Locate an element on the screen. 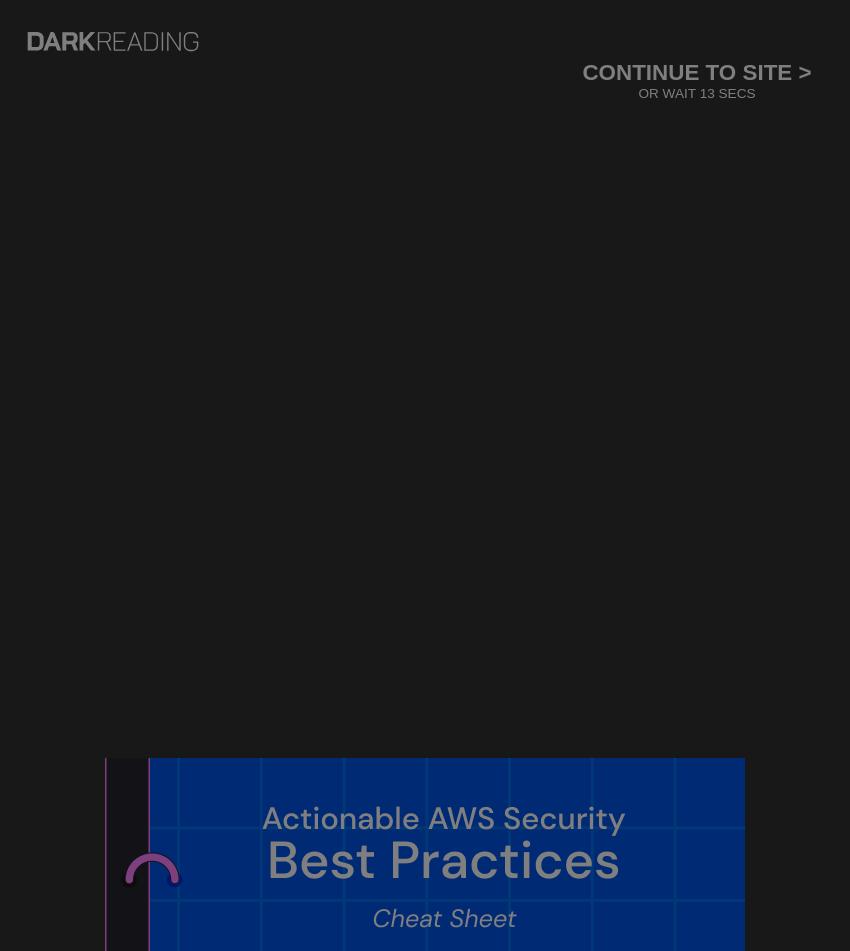  'The Edge' is located at coordinates (107, 109).